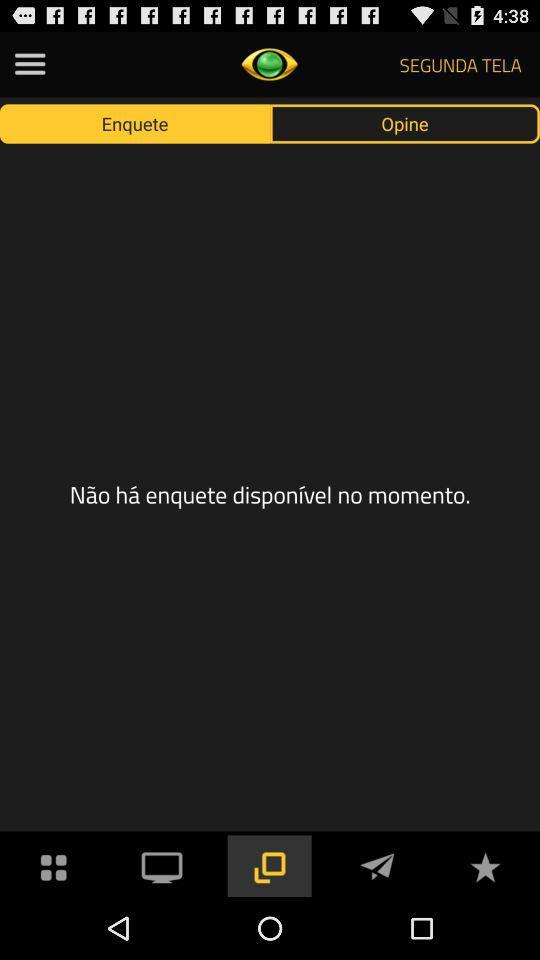 The height and width of the screenshot is (960, 540). I want to click on windows, so click(269, 864).